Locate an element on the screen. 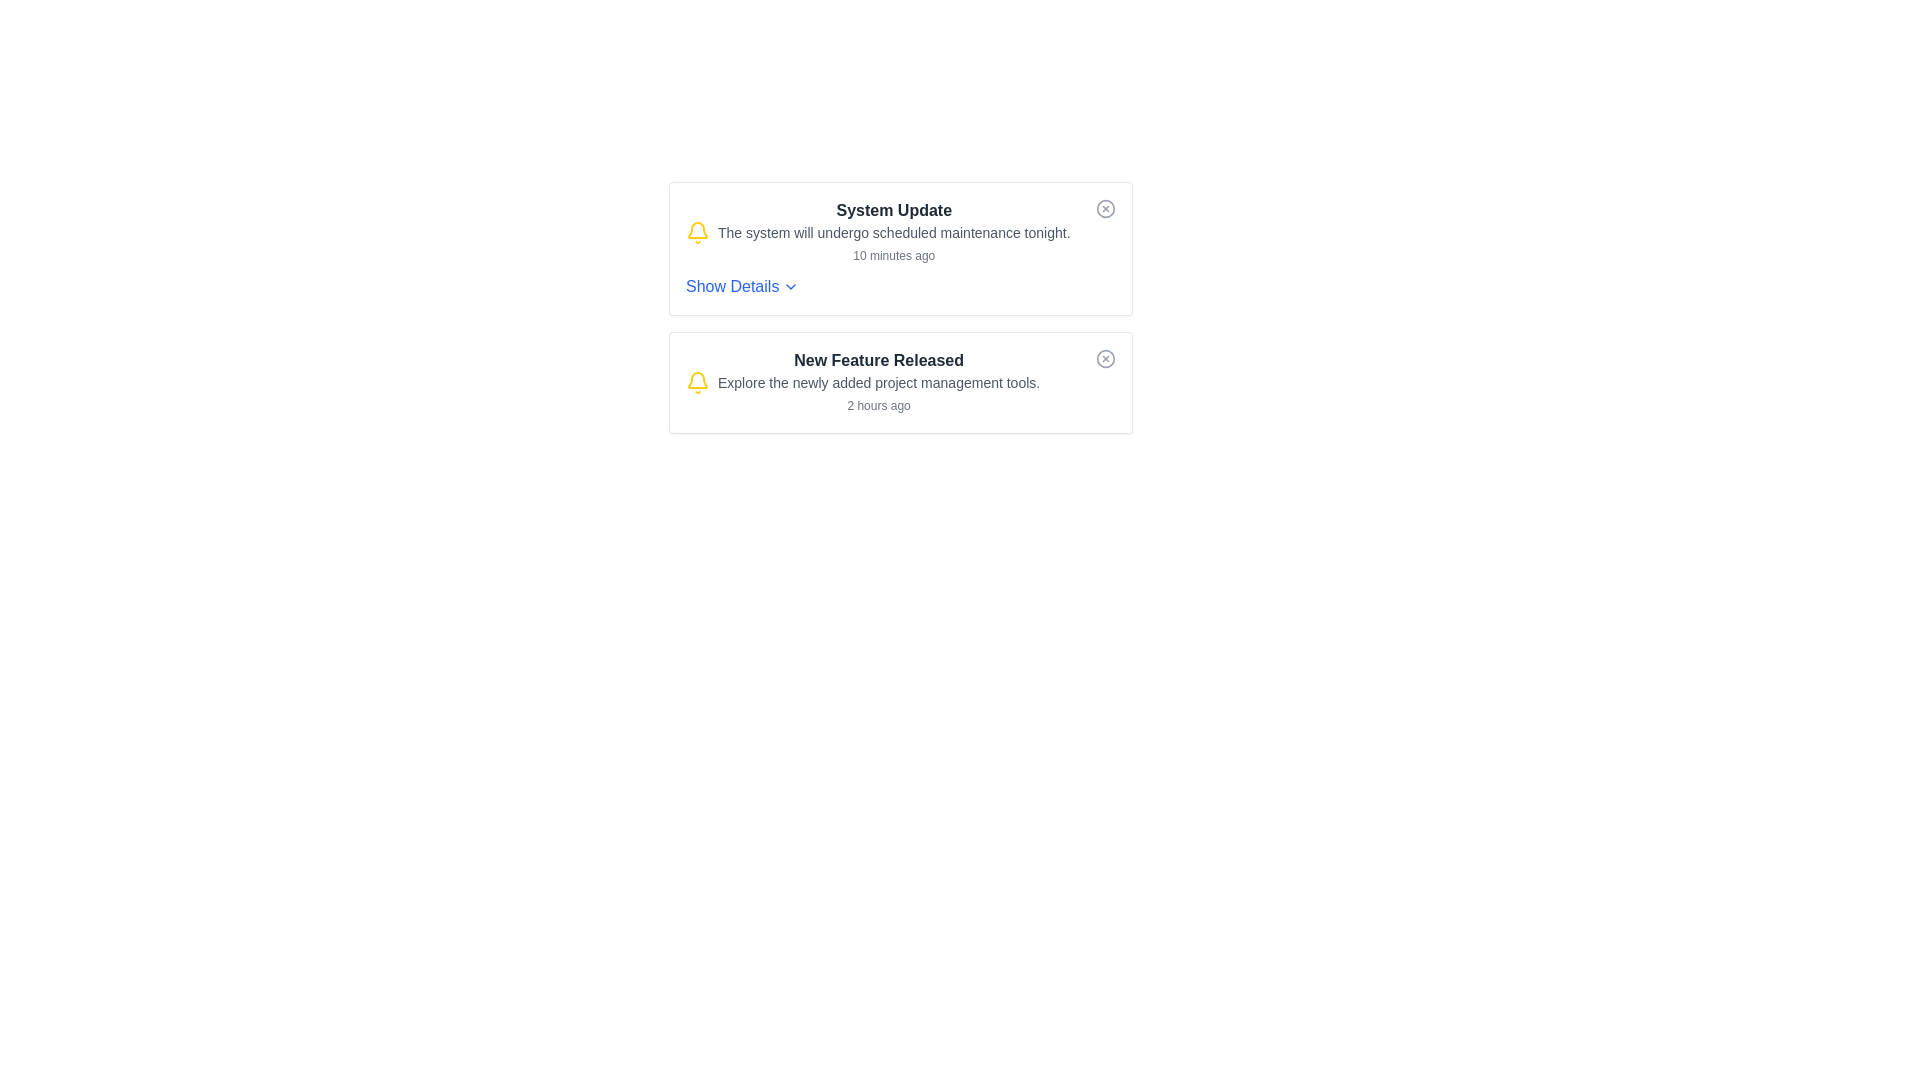 The image size is (1920, 1080). the text label displaying 'Explore the newly added project management tools.' located in the second notification card, below the title 'New Feature Released' is located at coordinates (879, 382).